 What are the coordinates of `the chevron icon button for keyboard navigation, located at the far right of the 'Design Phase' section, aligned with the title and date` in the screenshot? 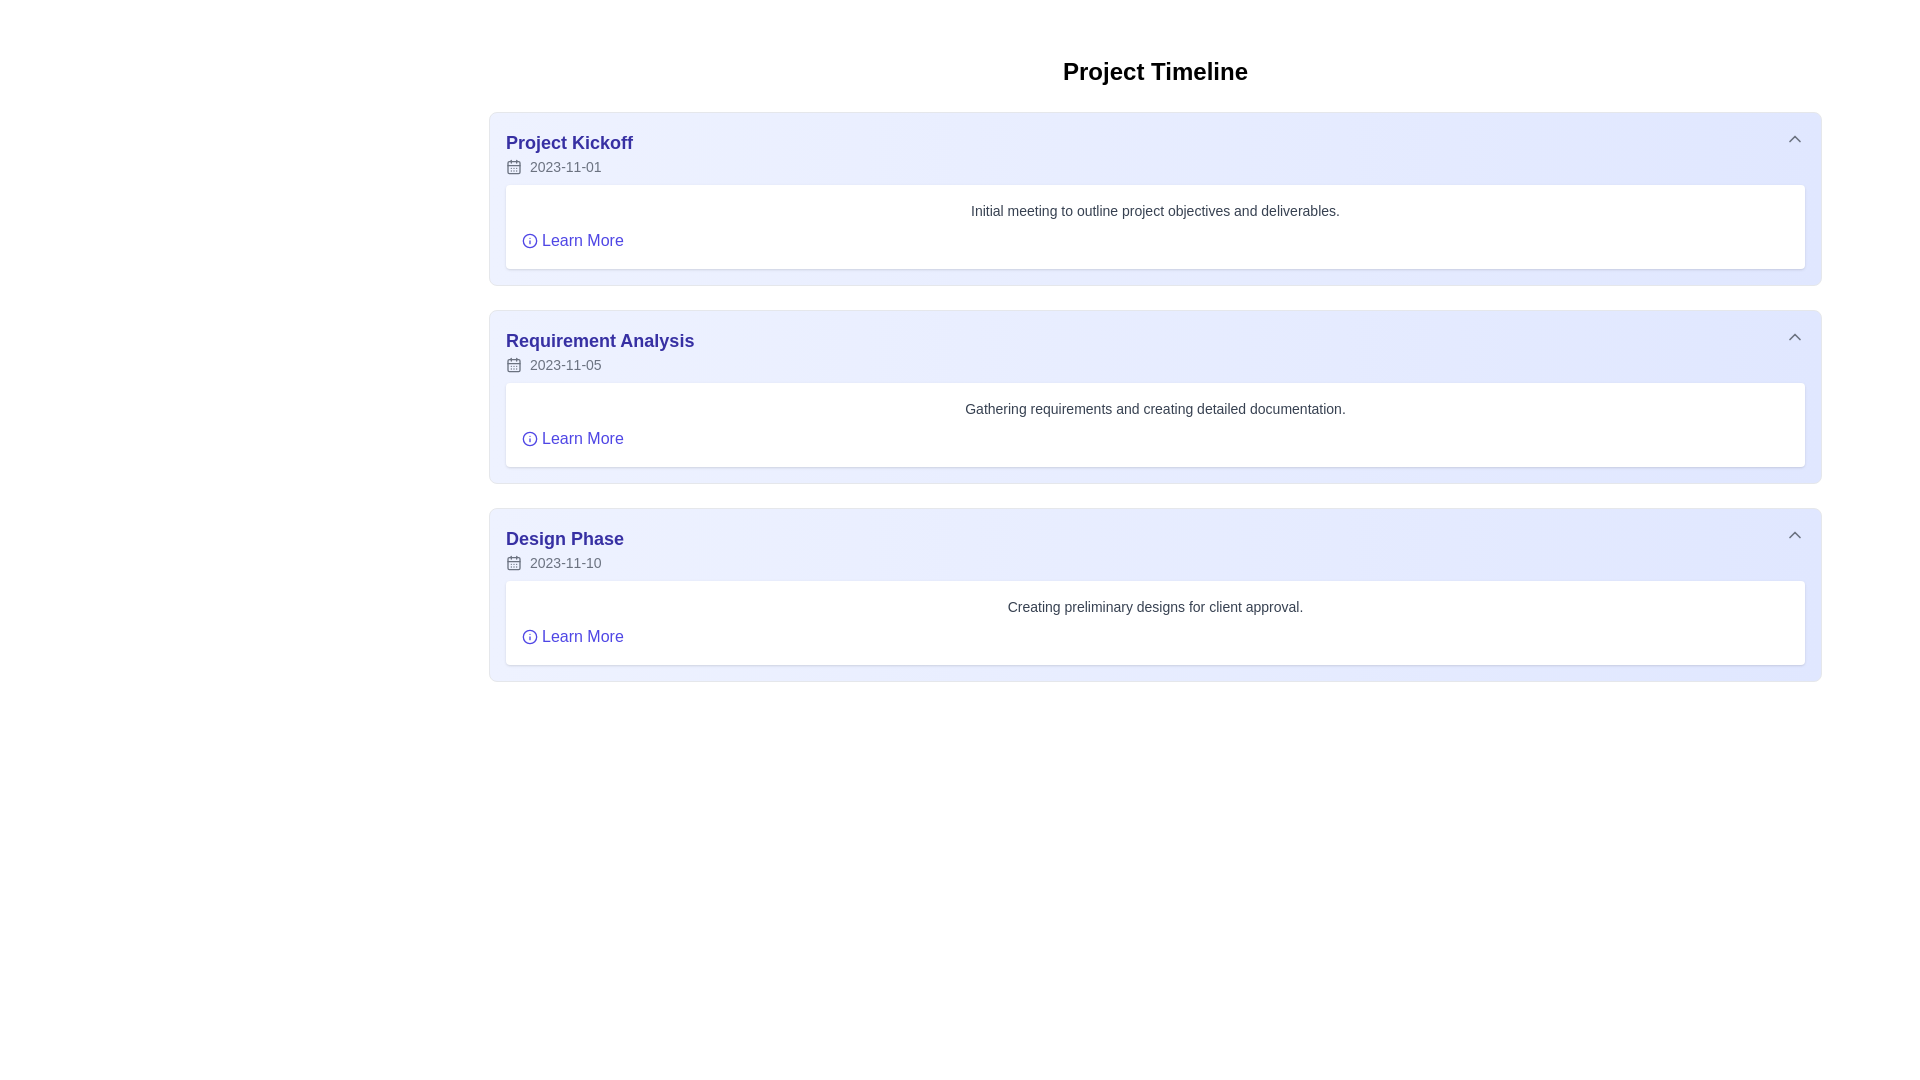 It's located at (1795, 534).